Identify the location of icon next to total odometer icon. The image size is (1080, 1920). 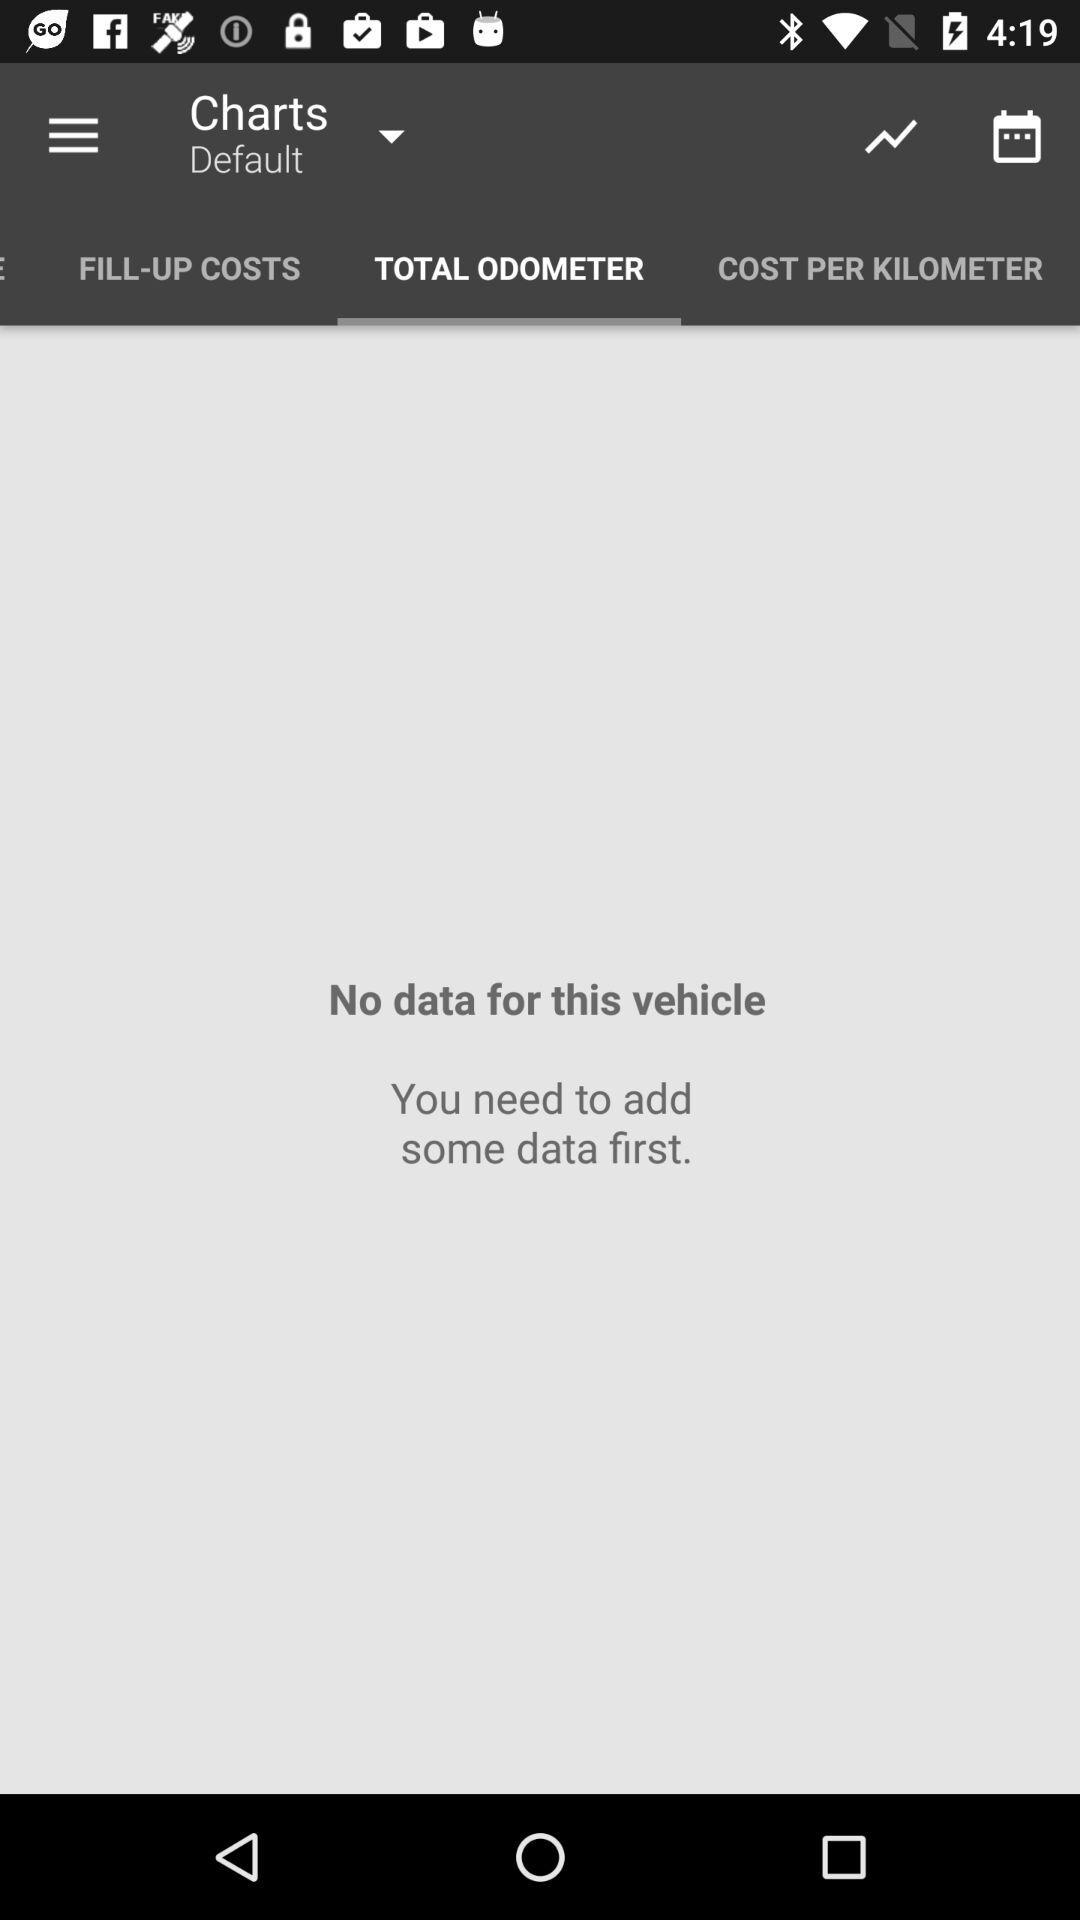
(189, 266).